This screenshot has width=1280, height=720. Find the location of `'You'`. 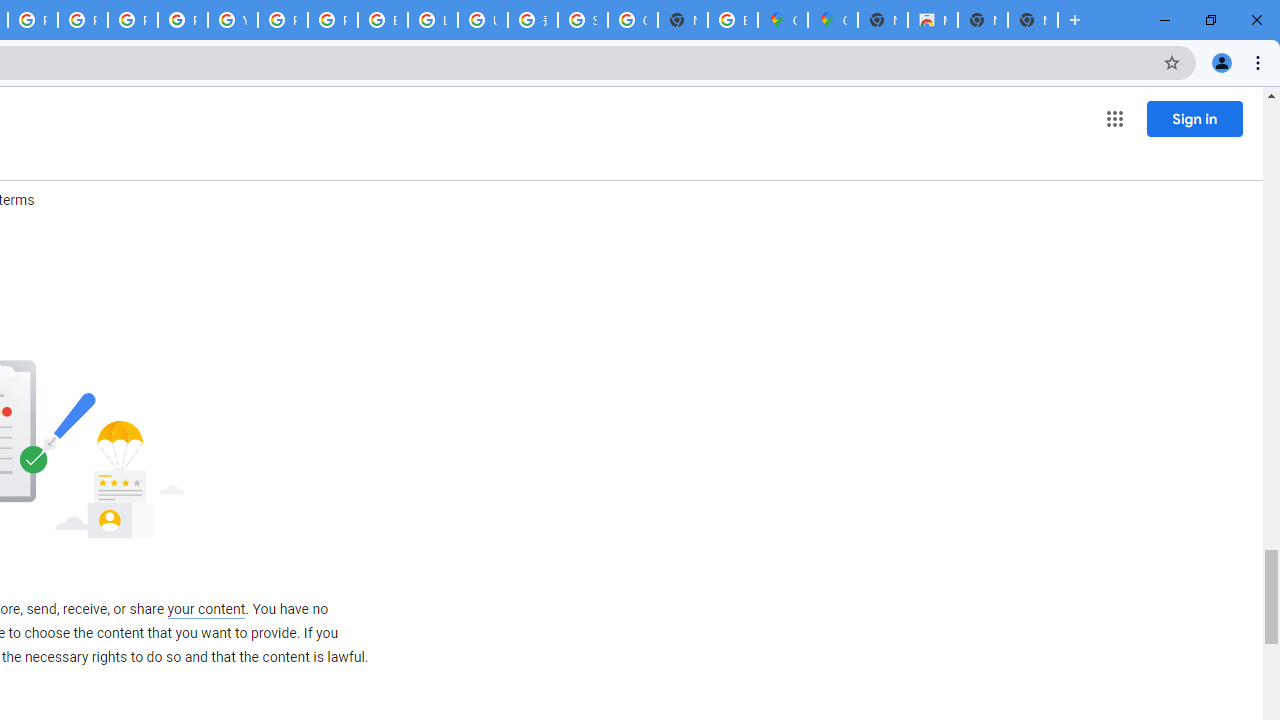

'You' is located at coordinates (1220, 61).